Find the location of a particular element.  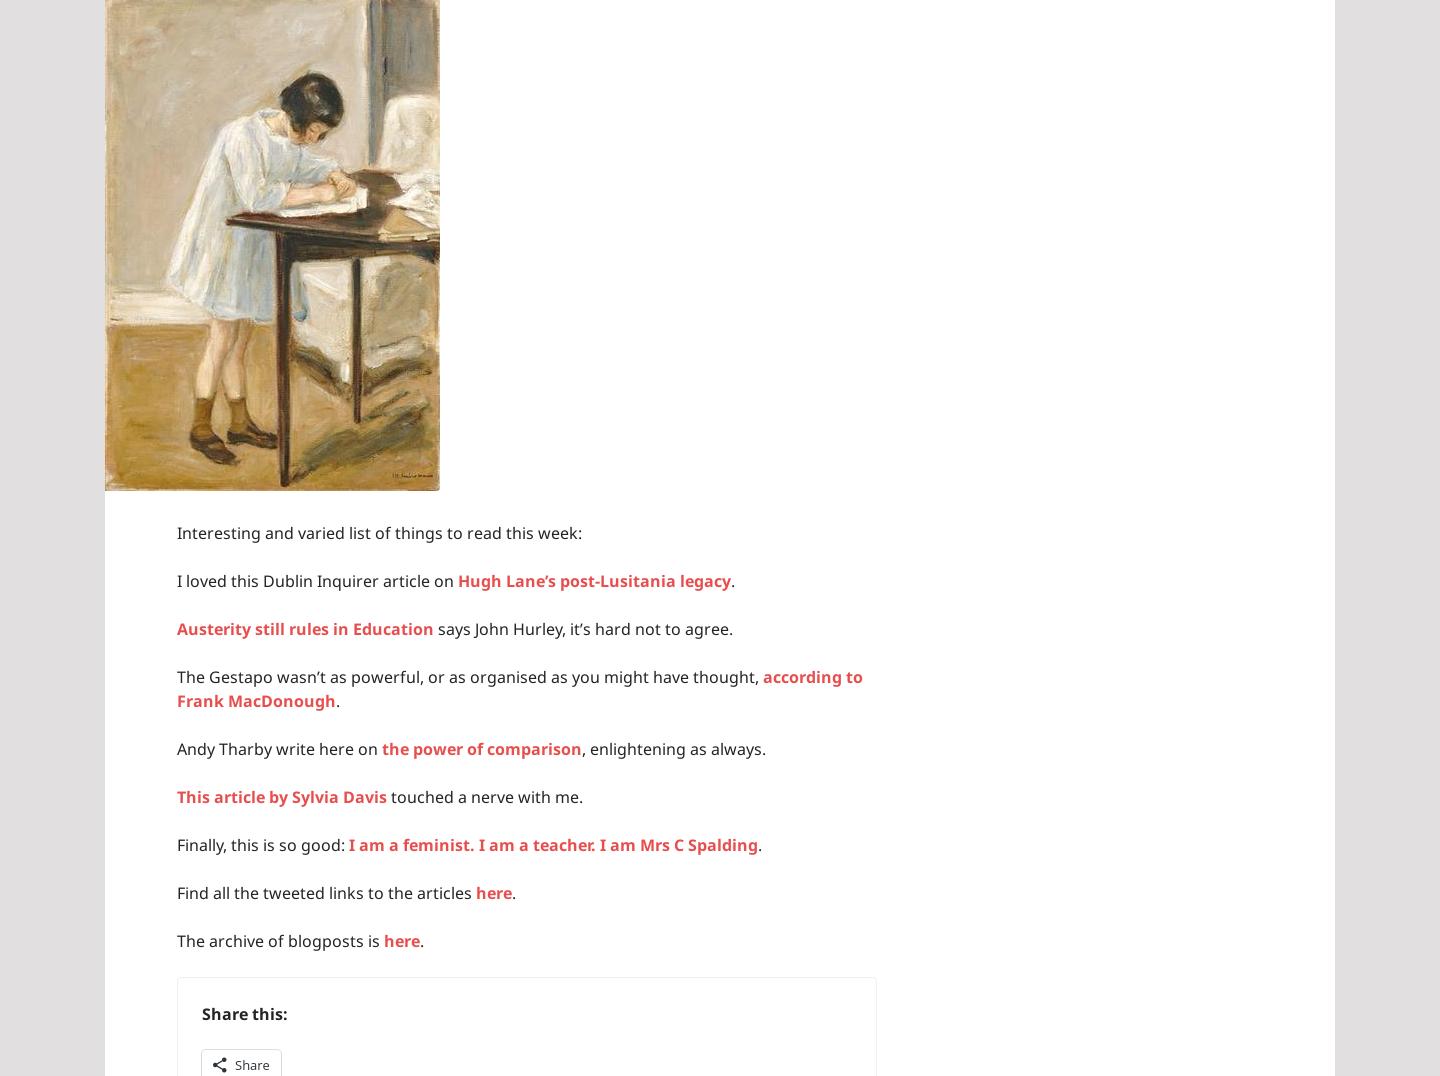

'I loved this Dublin Inquirer article on' is located at coordinates (317, 578).